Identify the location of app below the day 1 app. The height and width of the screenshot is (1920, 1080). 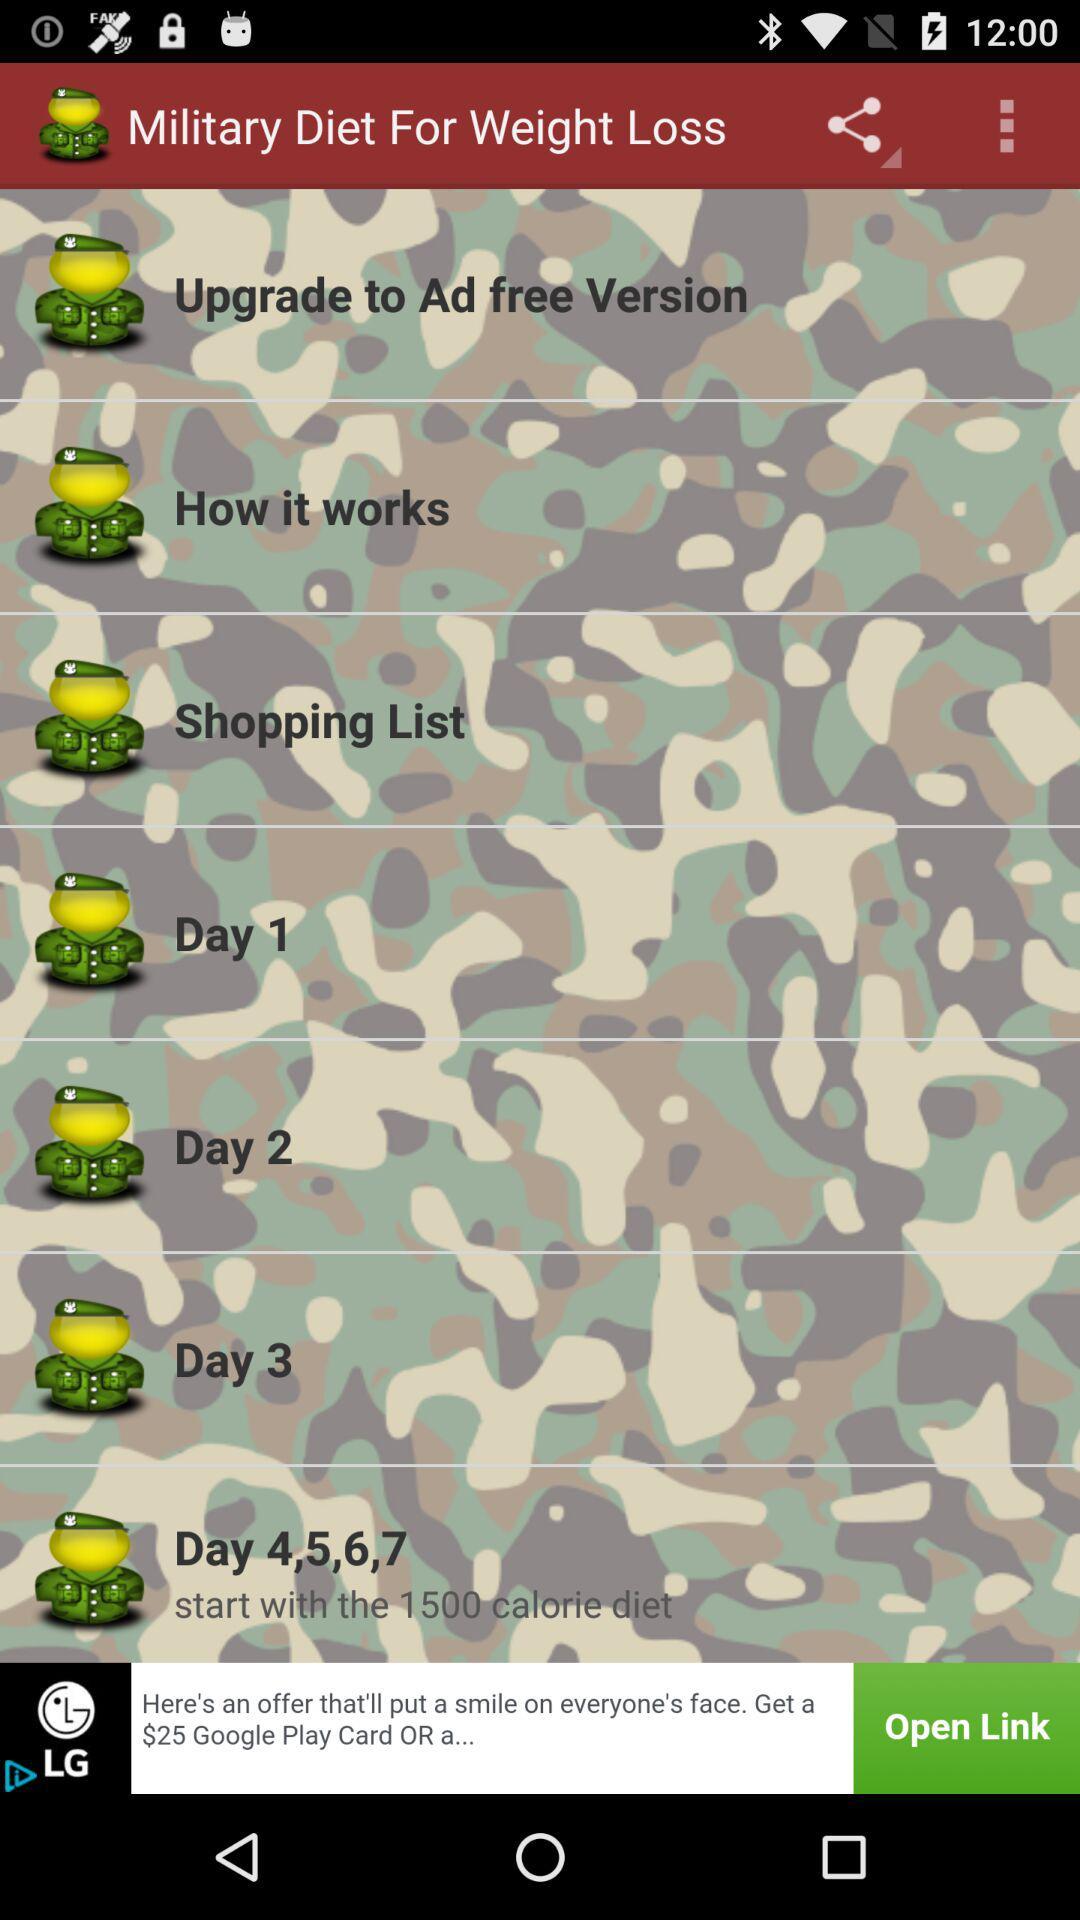
(613, 1145).